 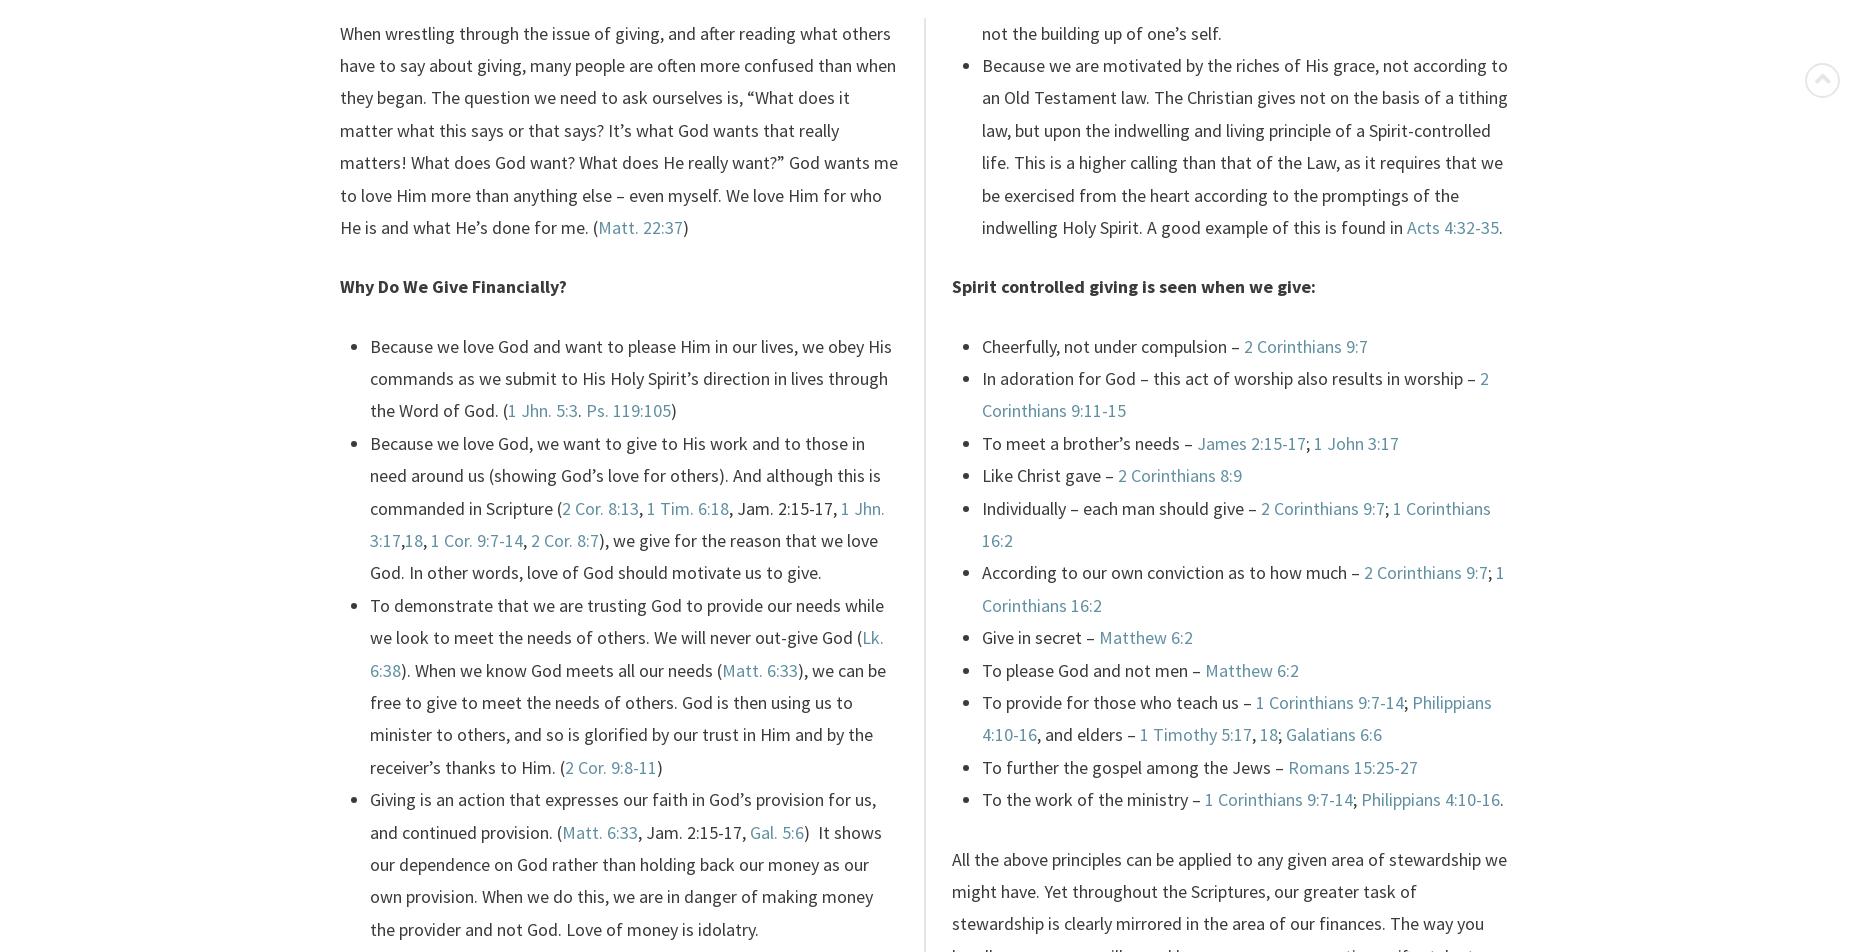 What do you see at coordinates (339, 129) in the screenshot?
I see `'When wrestling through the issue of giving, and after reading what others have to say about giving, many people are often more confused than when they began. The question we need to ask ourselves is, “What does it matter what this says or that says? It’s what God wants that really matters! What does God want? What does He really want?” God wants me to love Him more than anything else – even myself. We love Him for who He is and what He’s done for me. ('` at bounding box center [339, 129].